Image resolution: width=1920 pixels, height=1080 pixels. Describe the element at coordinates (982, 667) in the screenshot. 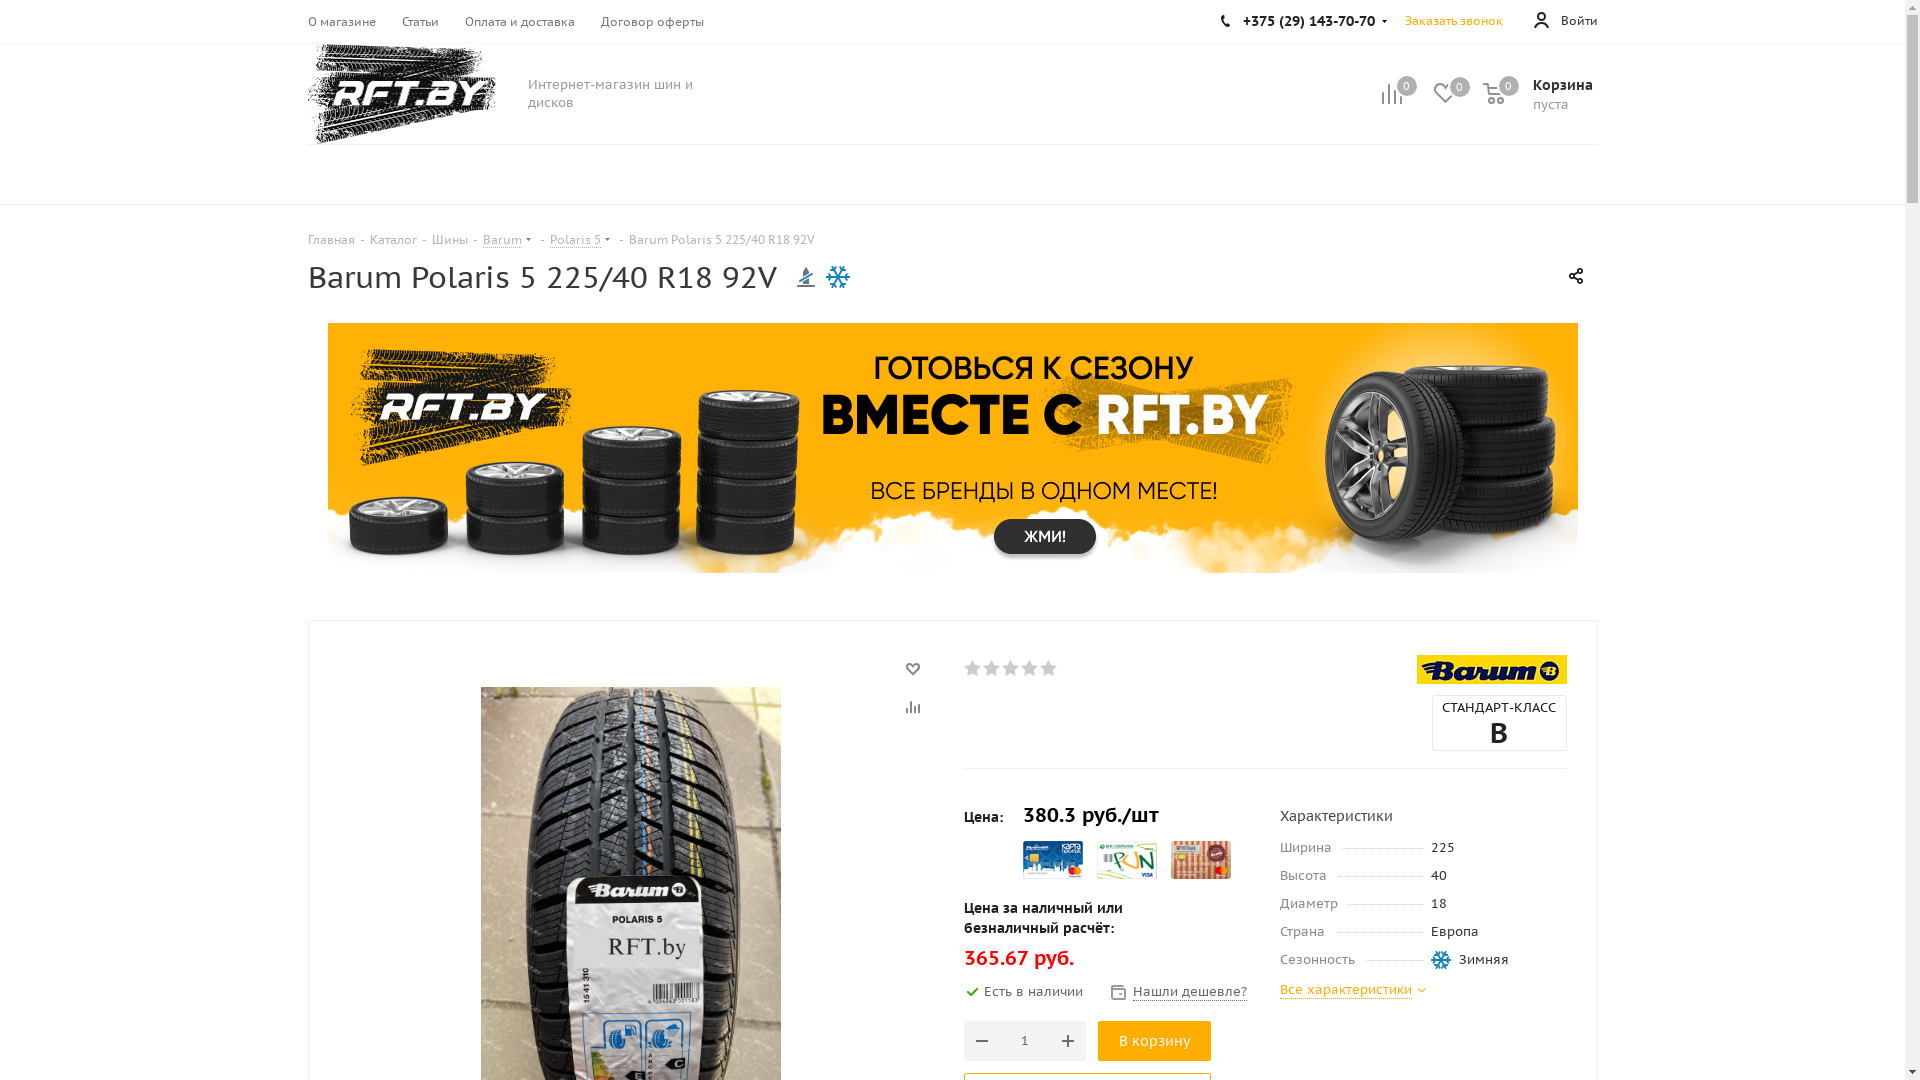

I see `'2'` at that location.